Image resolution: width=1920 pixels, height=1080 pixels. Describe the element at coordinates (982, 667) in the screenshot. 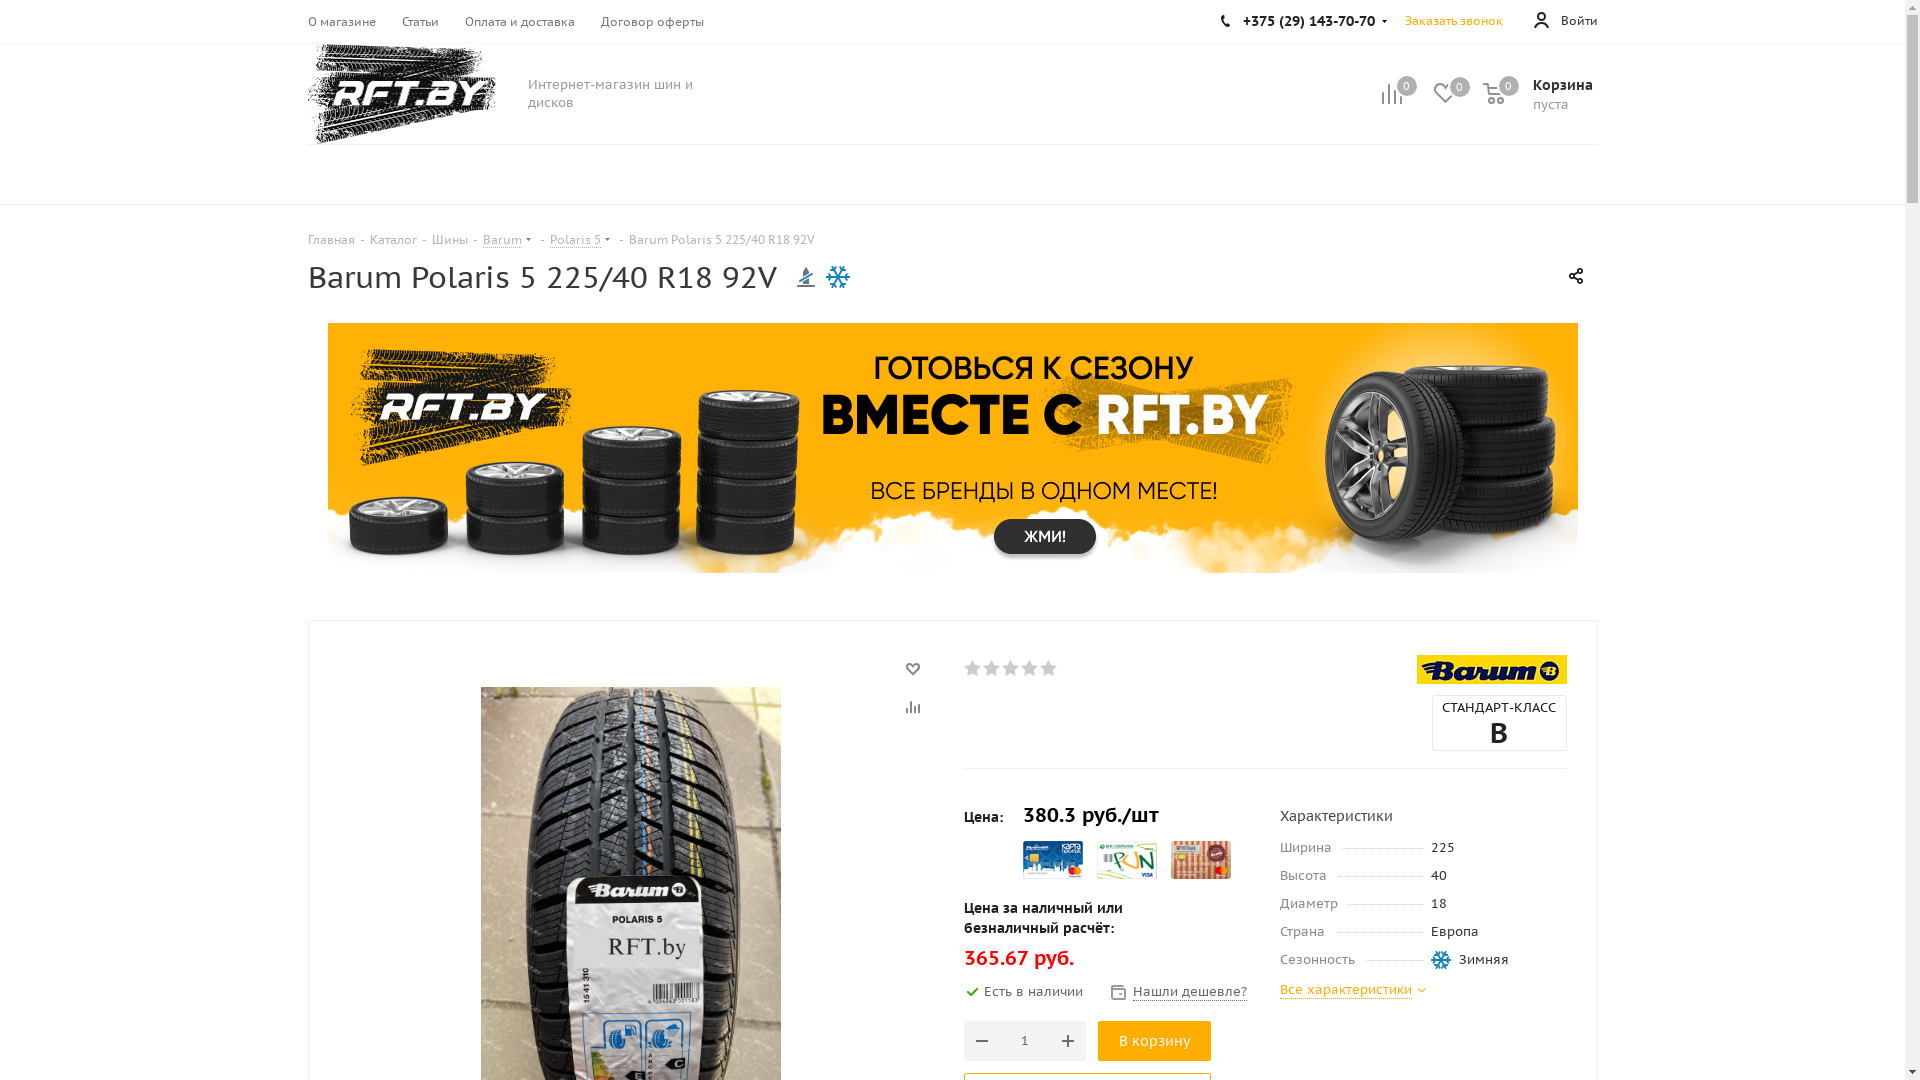

I see `'2'` at that location.